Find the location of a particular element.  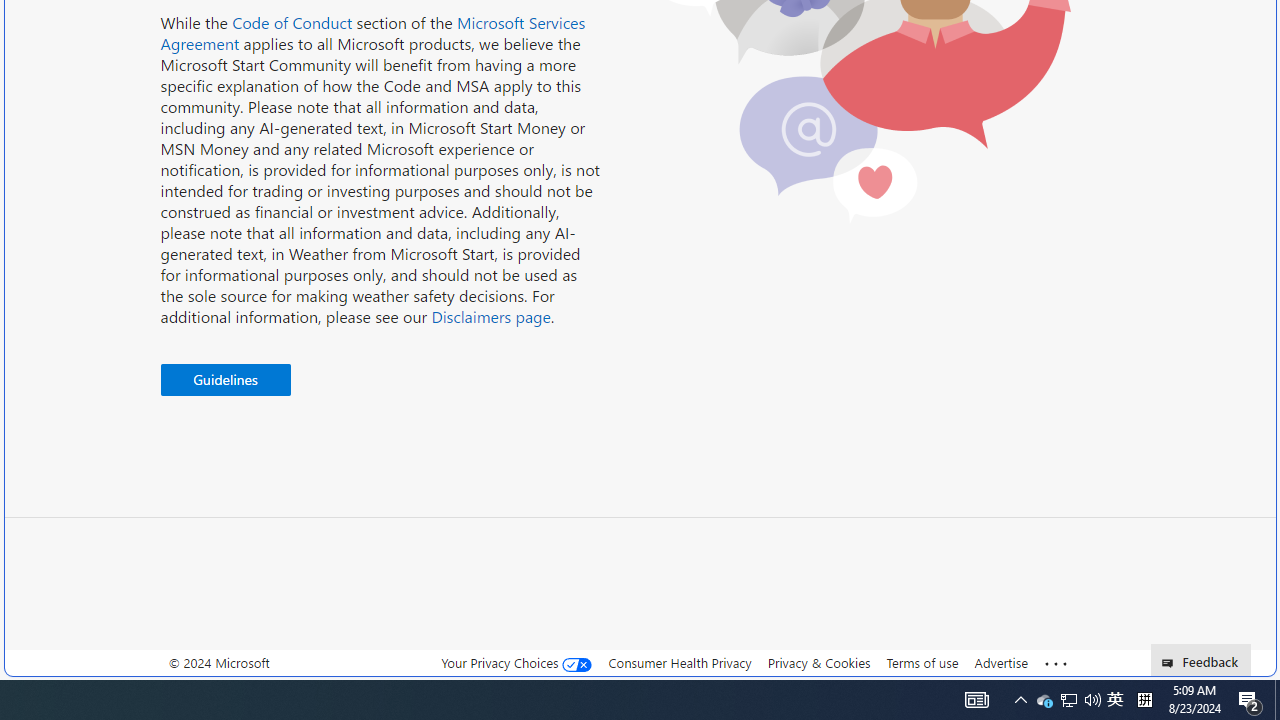

'Guidelines ' is located at coordinates (225, 380).